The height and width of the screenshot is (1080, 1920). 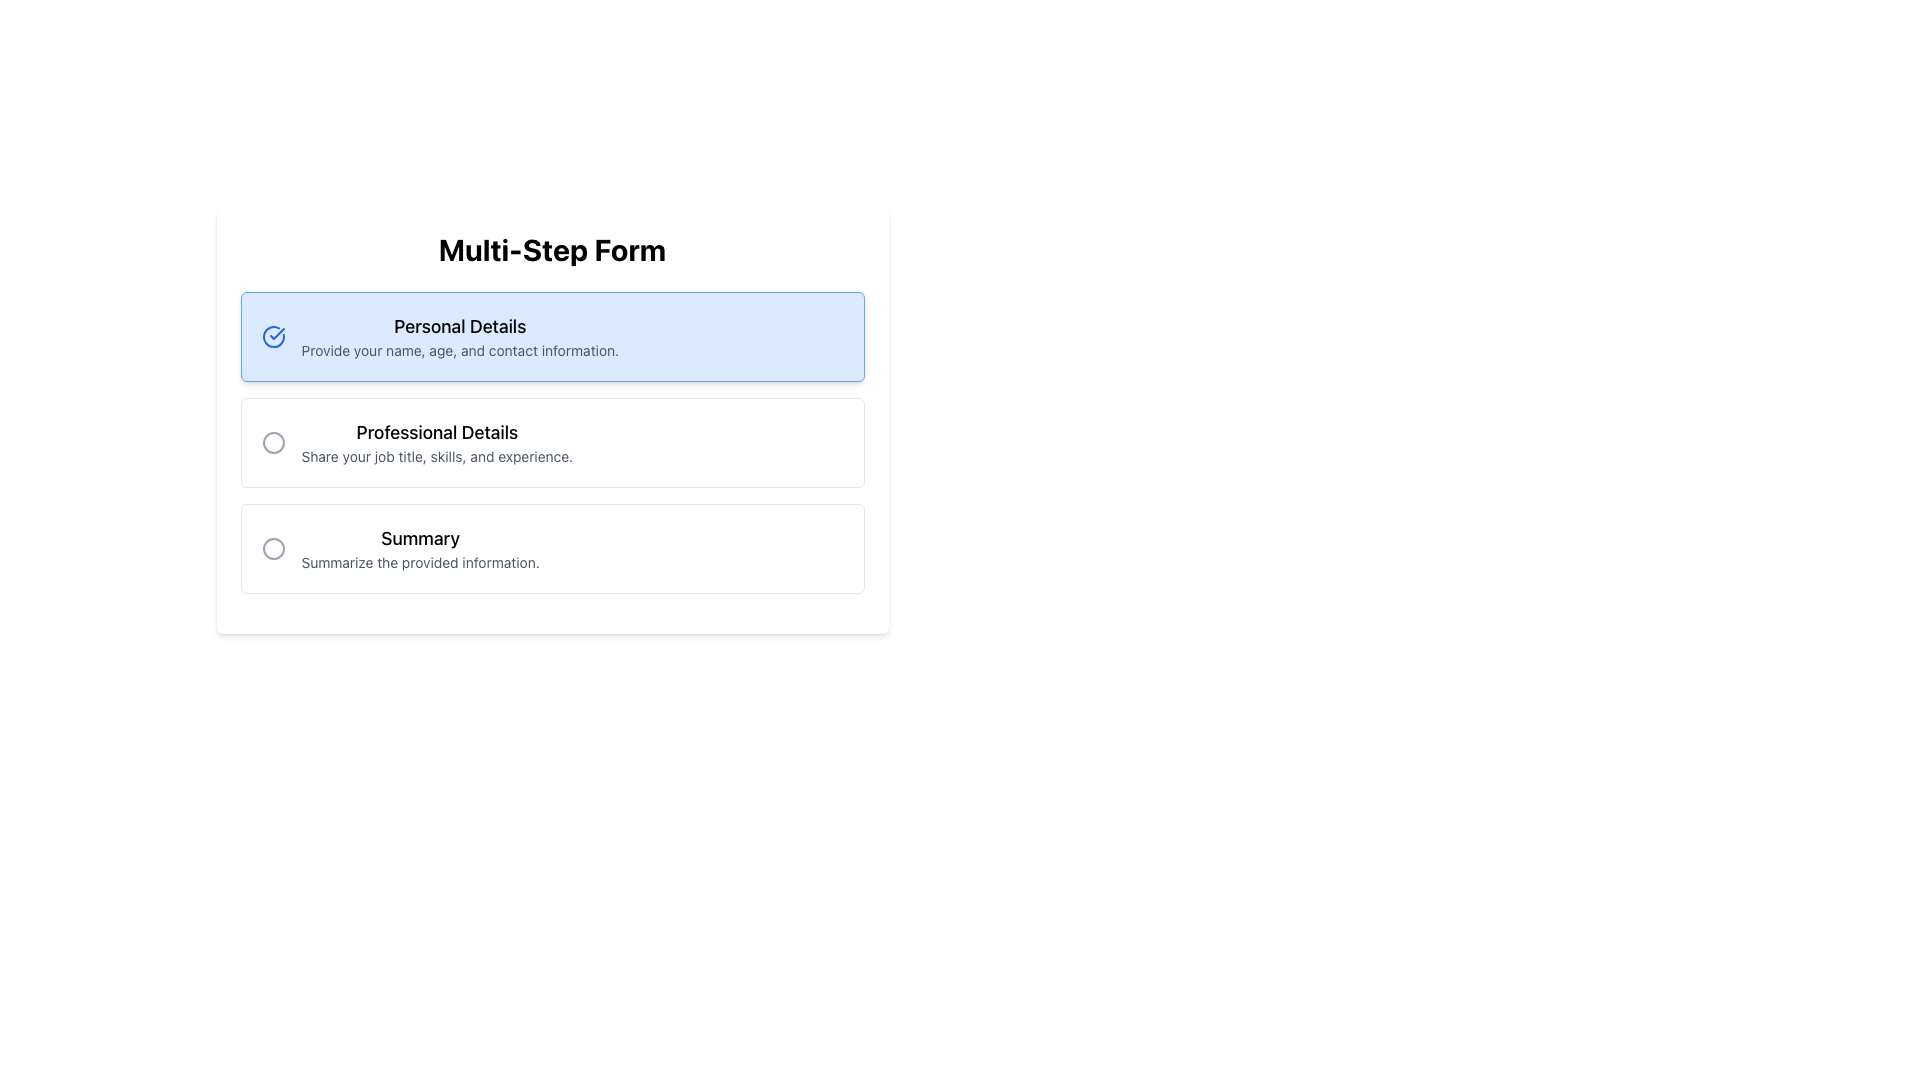 What do you see at coordinates (552, 335) in the screenshot?
I see `the first selectable item in the form interface that allows users to provide personal details, preparing it for input` at bounding box center [552, 335].